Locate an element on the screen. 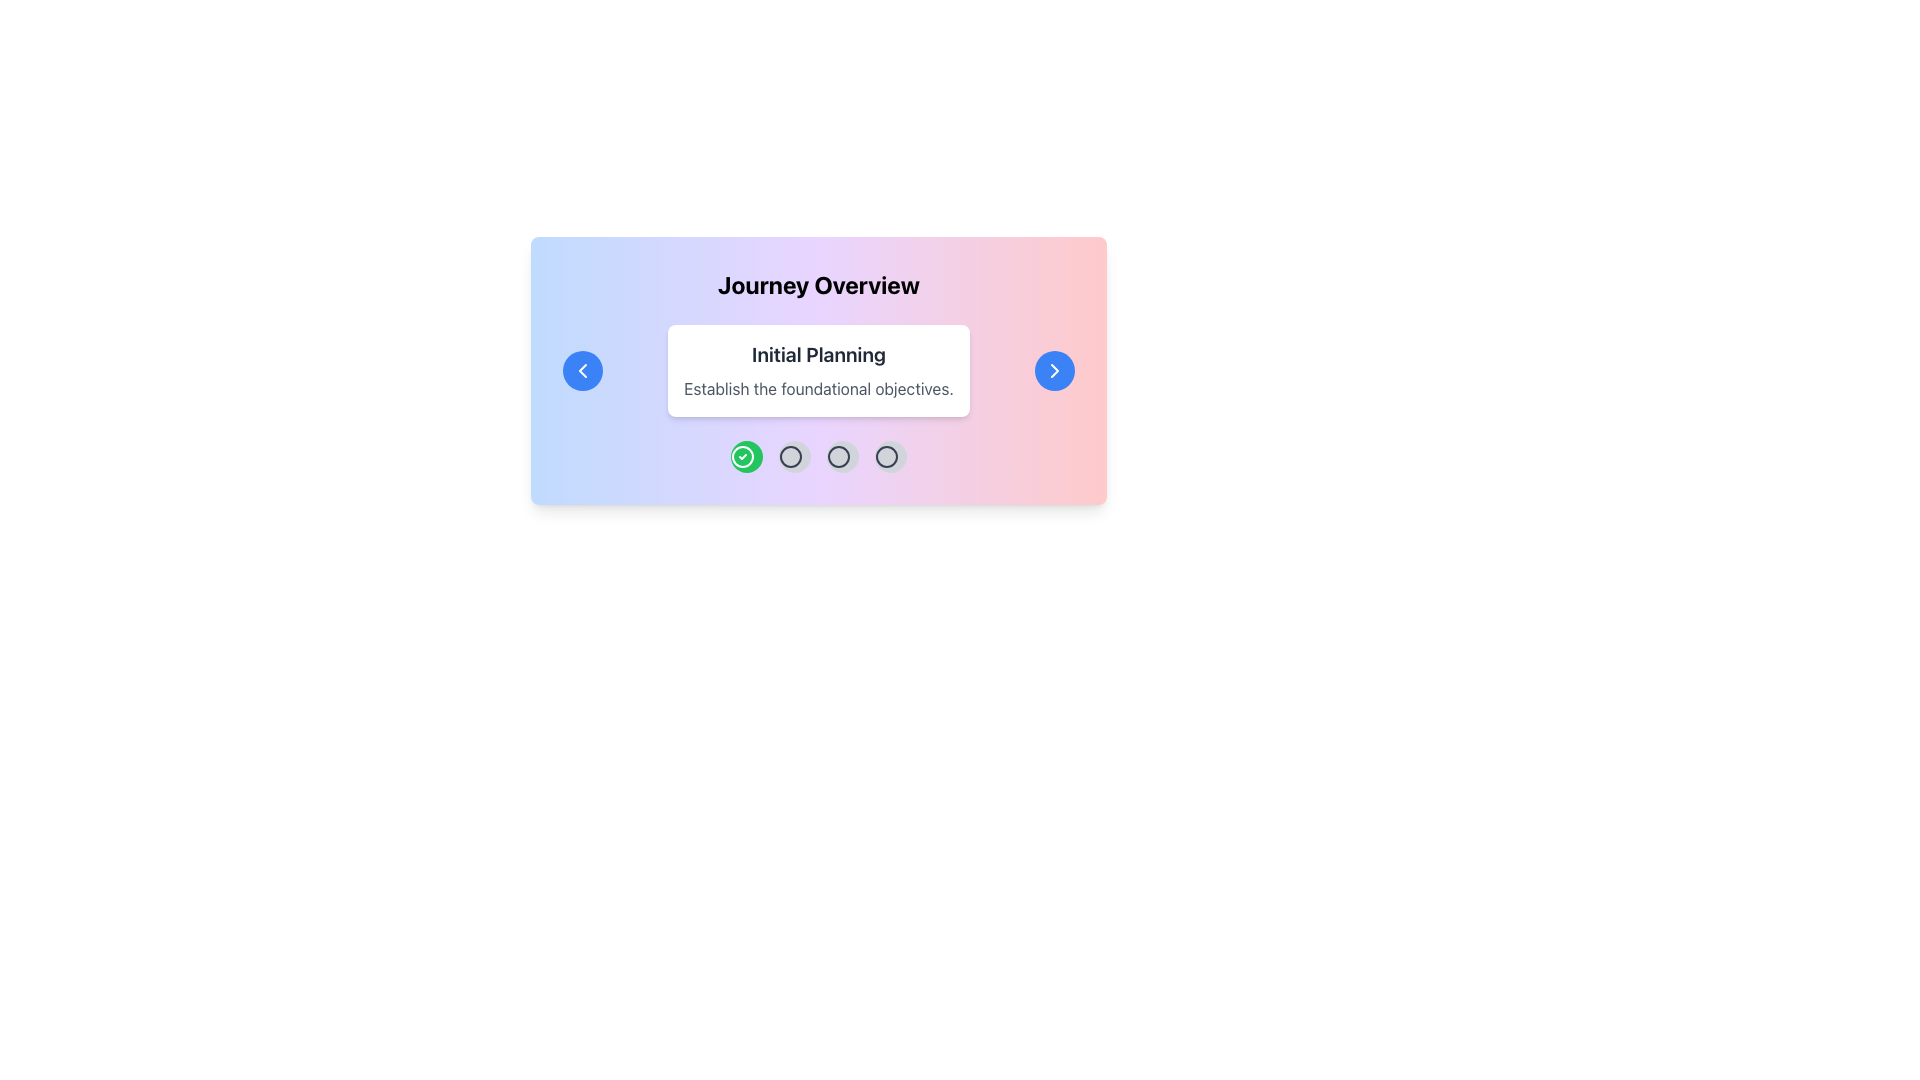 The width and height of the screenshot is (1920, 1080). the circular icon with a thin black outline and light gray fill, which is the second from the left in a row of four icons at the bottom center of the card layout is located at coordinates (790, 456).